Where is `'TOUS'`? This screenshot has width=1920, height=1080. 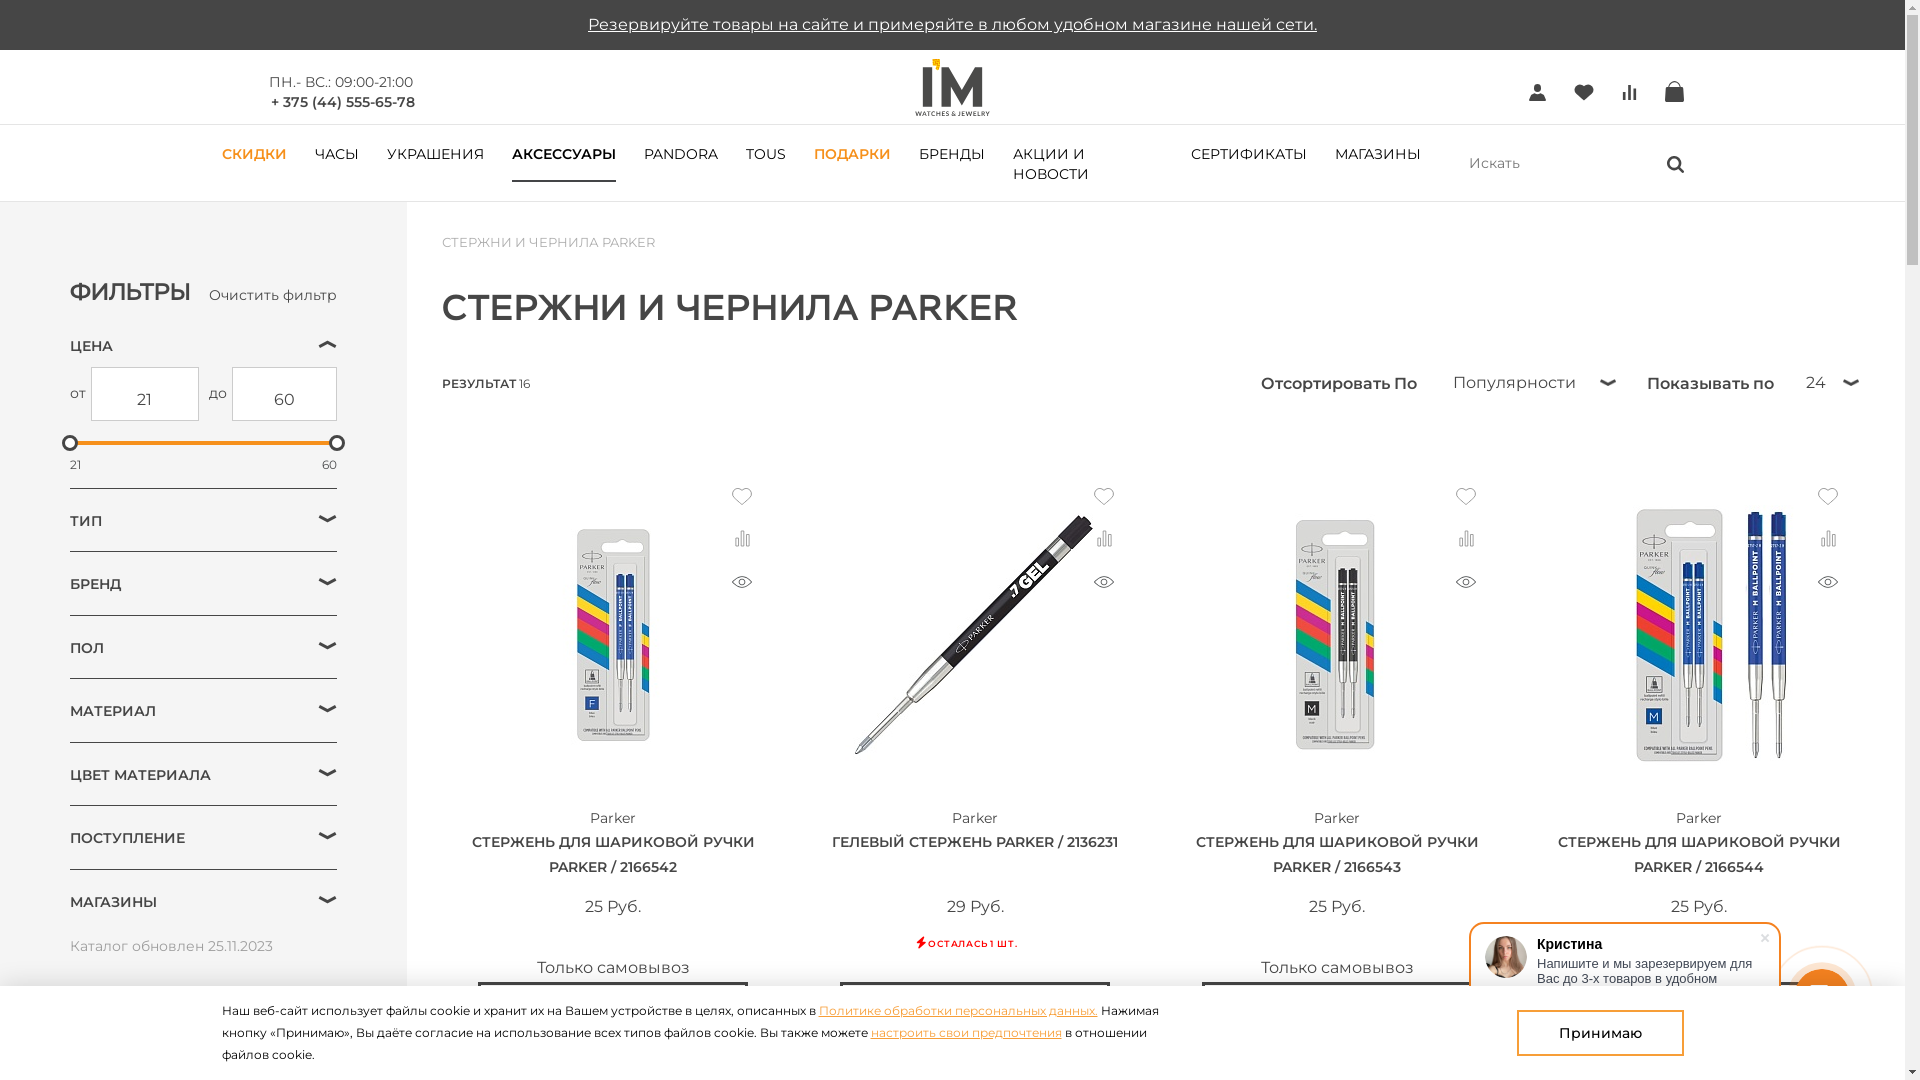 'TOUS' is located at coordinates (765, 152).